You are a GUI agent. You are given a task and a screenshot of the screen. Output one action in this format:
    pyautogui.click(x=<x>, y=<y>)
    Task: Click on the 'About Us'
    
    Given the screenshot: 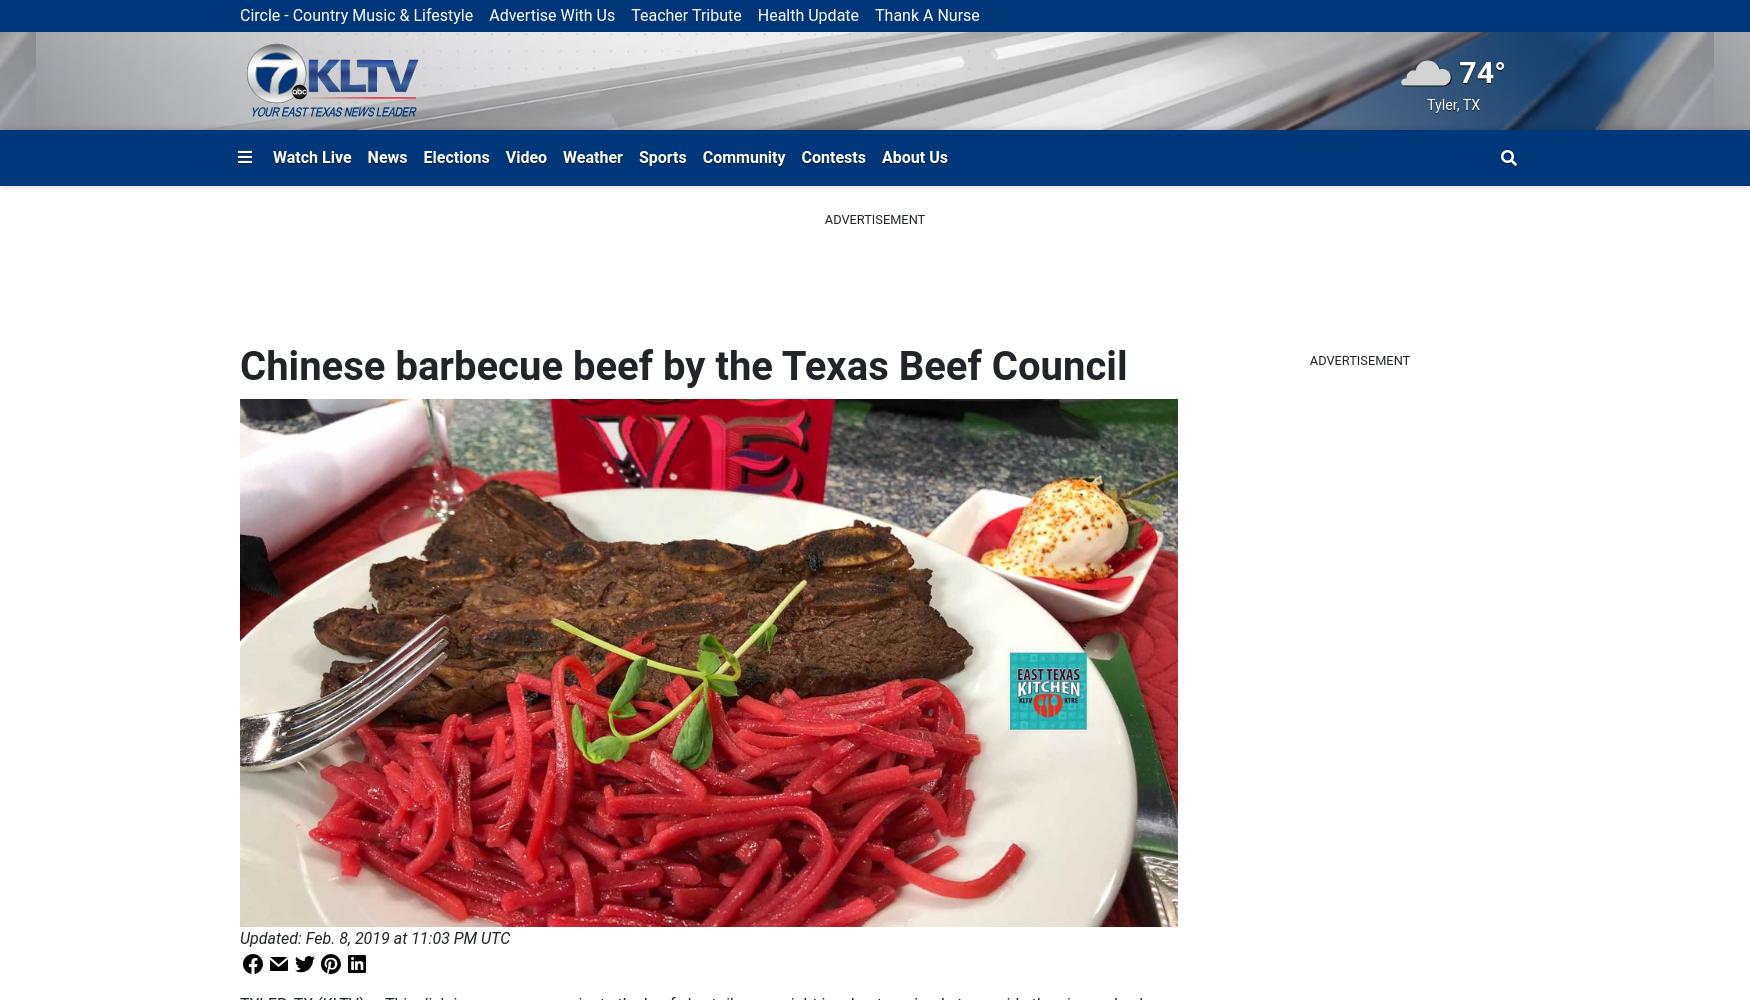 What is the action you would take?
    pyautogui.click(x=913, y=156)
    